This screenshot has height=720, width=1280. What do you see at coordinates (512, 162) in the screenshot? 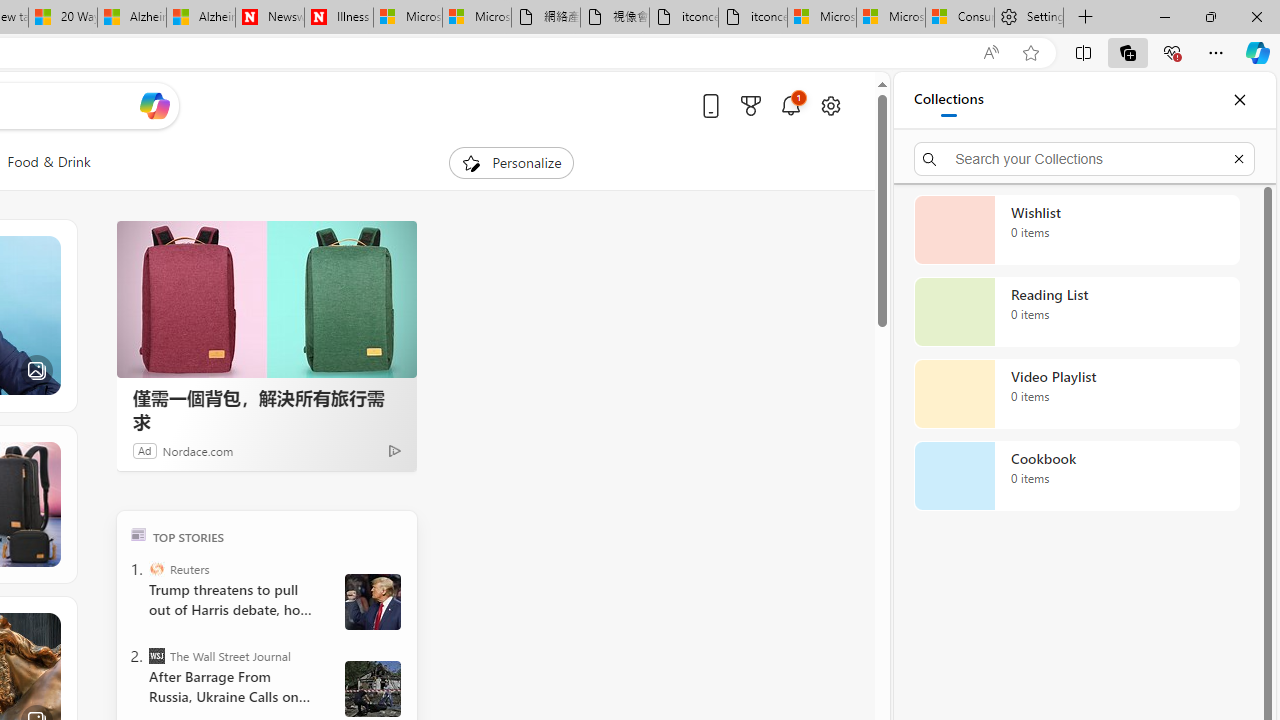
I see `'Personalize'` at bounding box center [512, 162].